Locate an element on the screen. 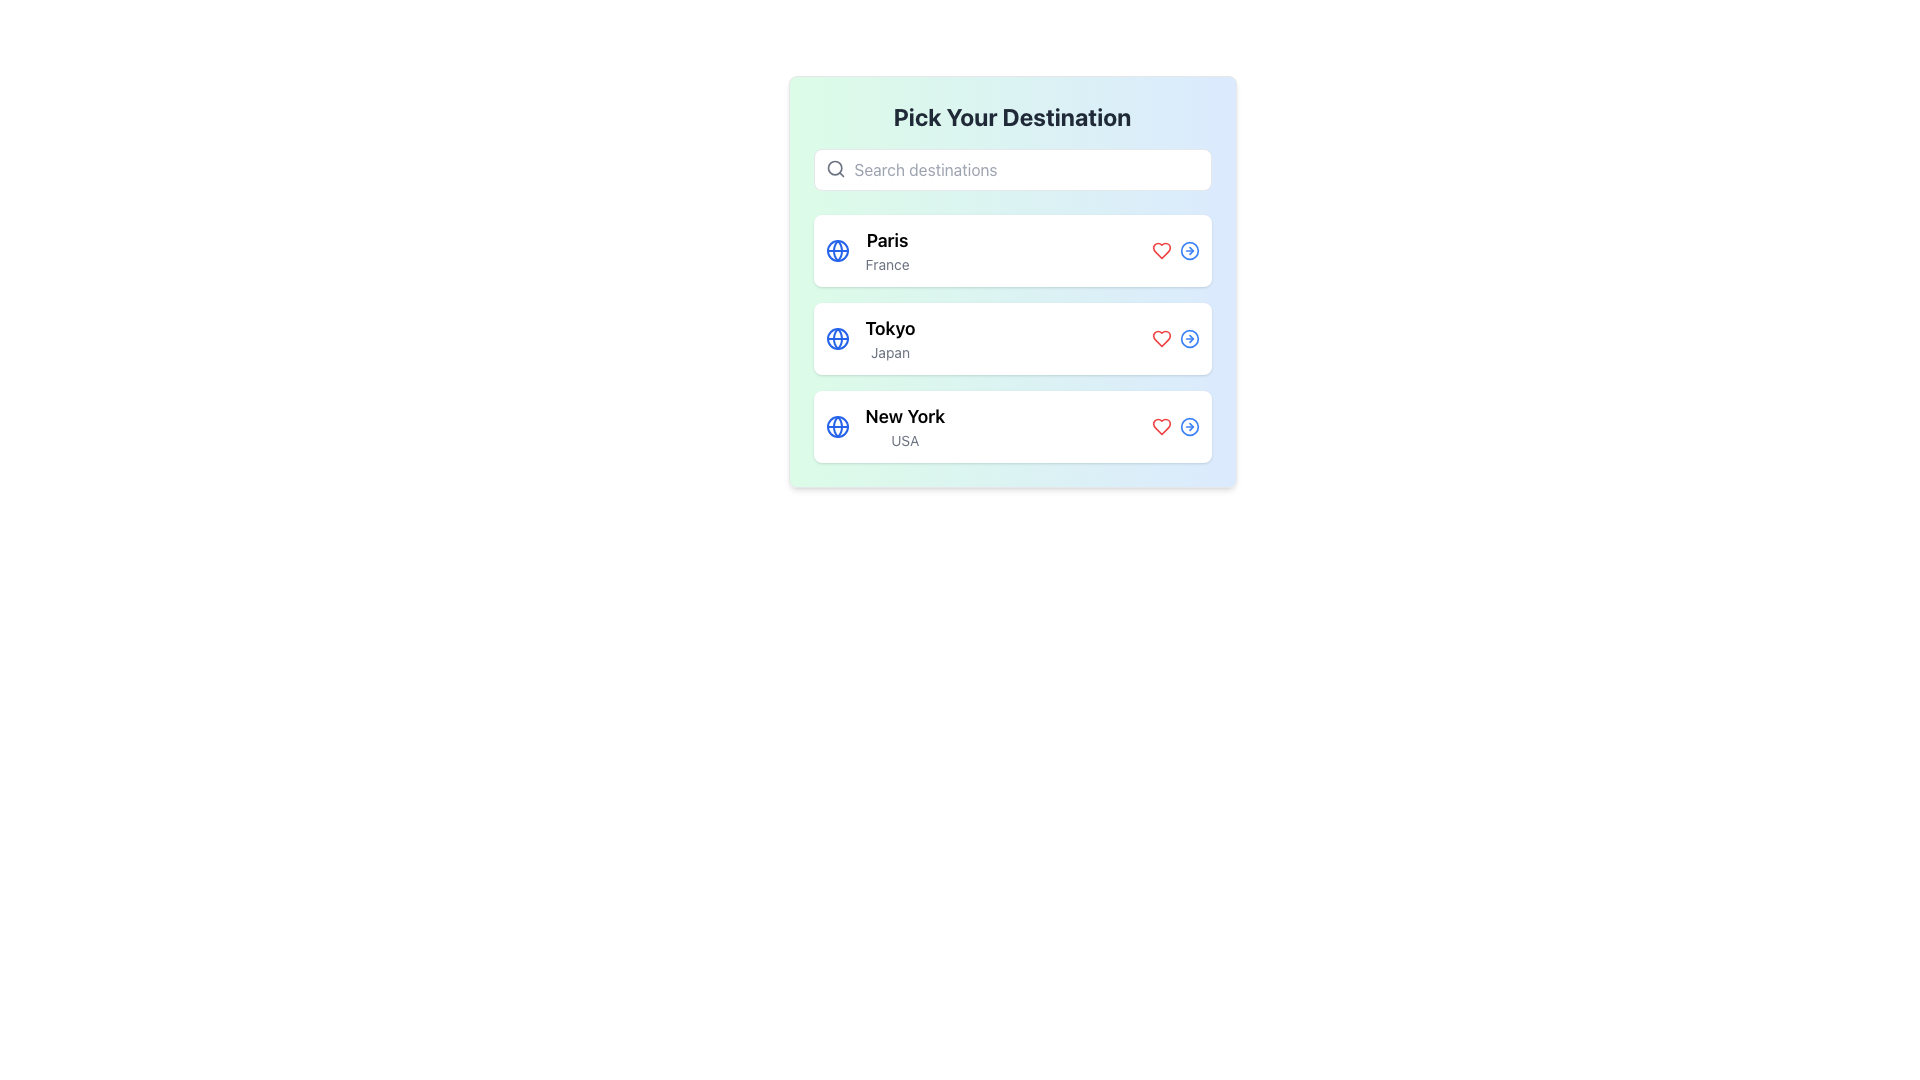 The height and width of the screenshot is (1080, 1920). the red heart icon button located in the Paris destination card is located at coordinates (1161, 249).